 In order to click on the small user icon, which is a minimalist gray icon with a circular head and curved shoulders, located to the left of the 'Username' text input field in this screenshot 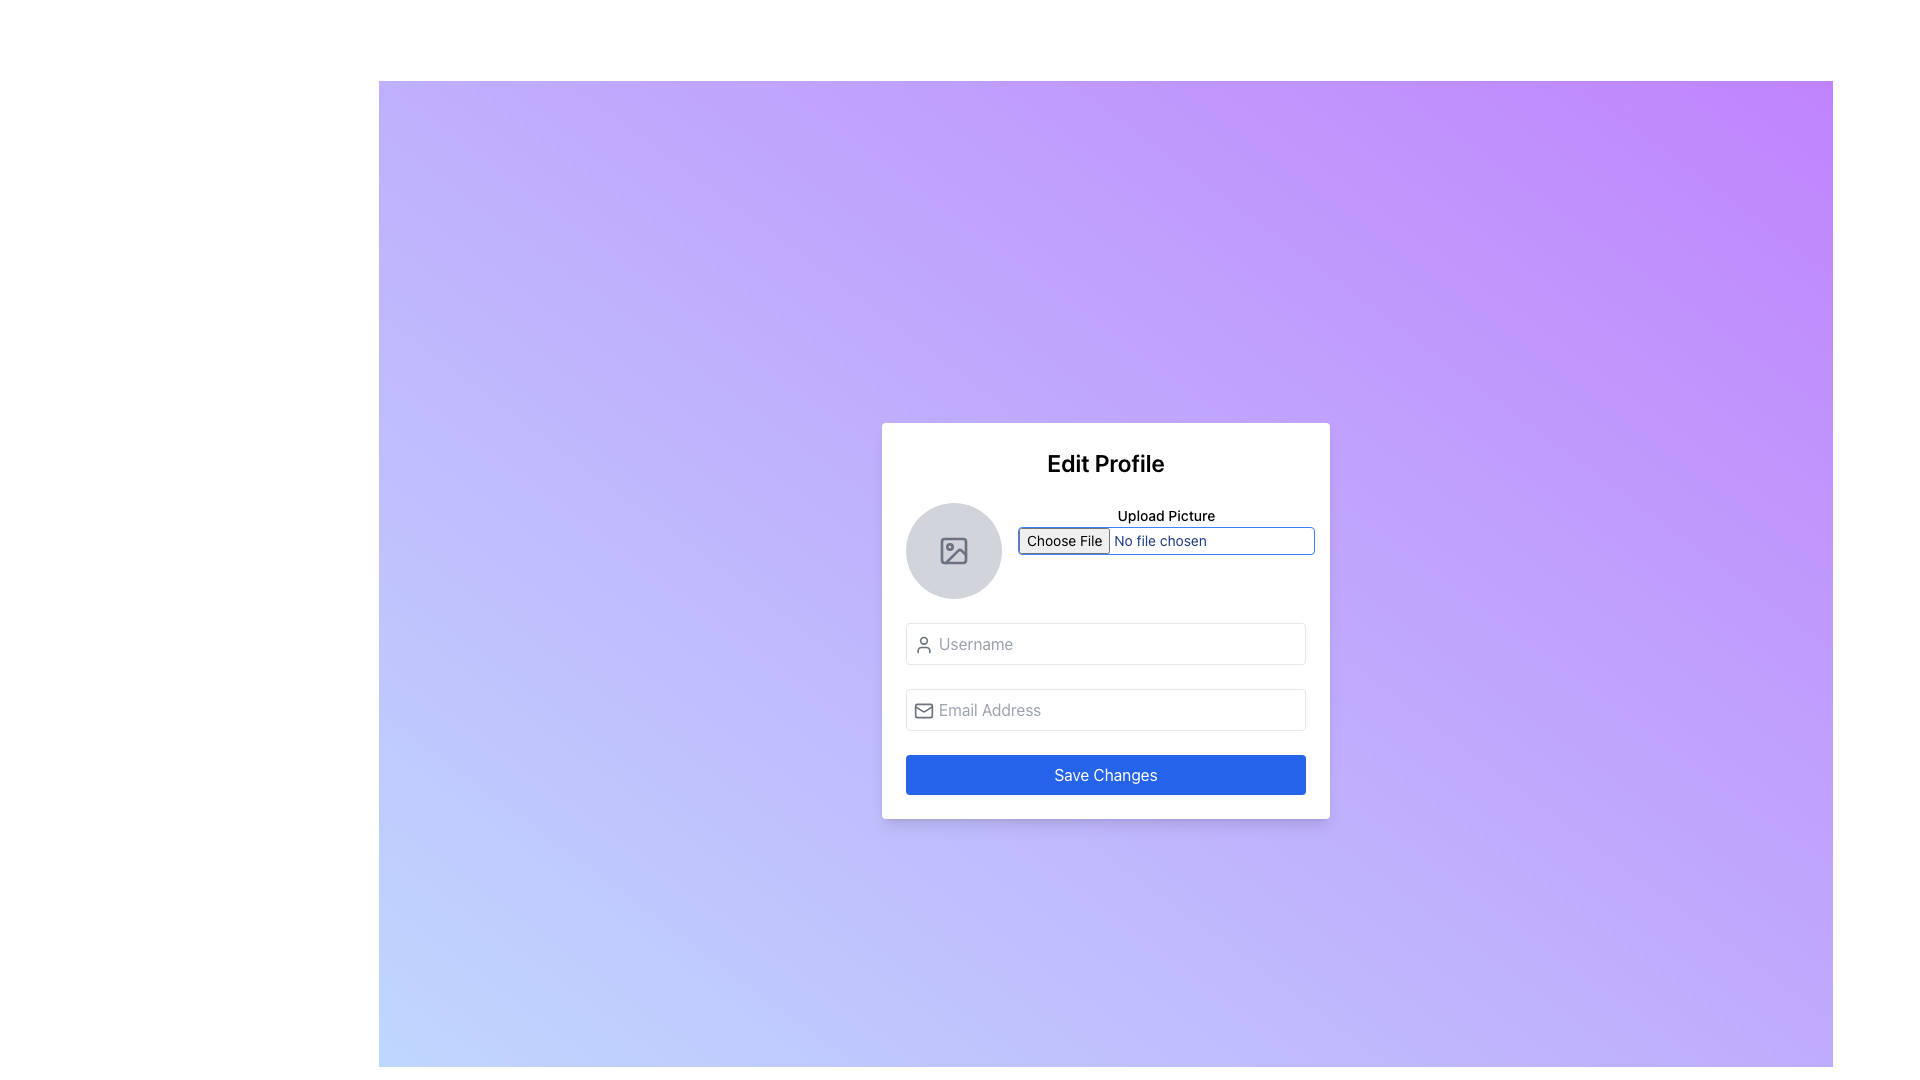, I will do `click(923, 644)`.